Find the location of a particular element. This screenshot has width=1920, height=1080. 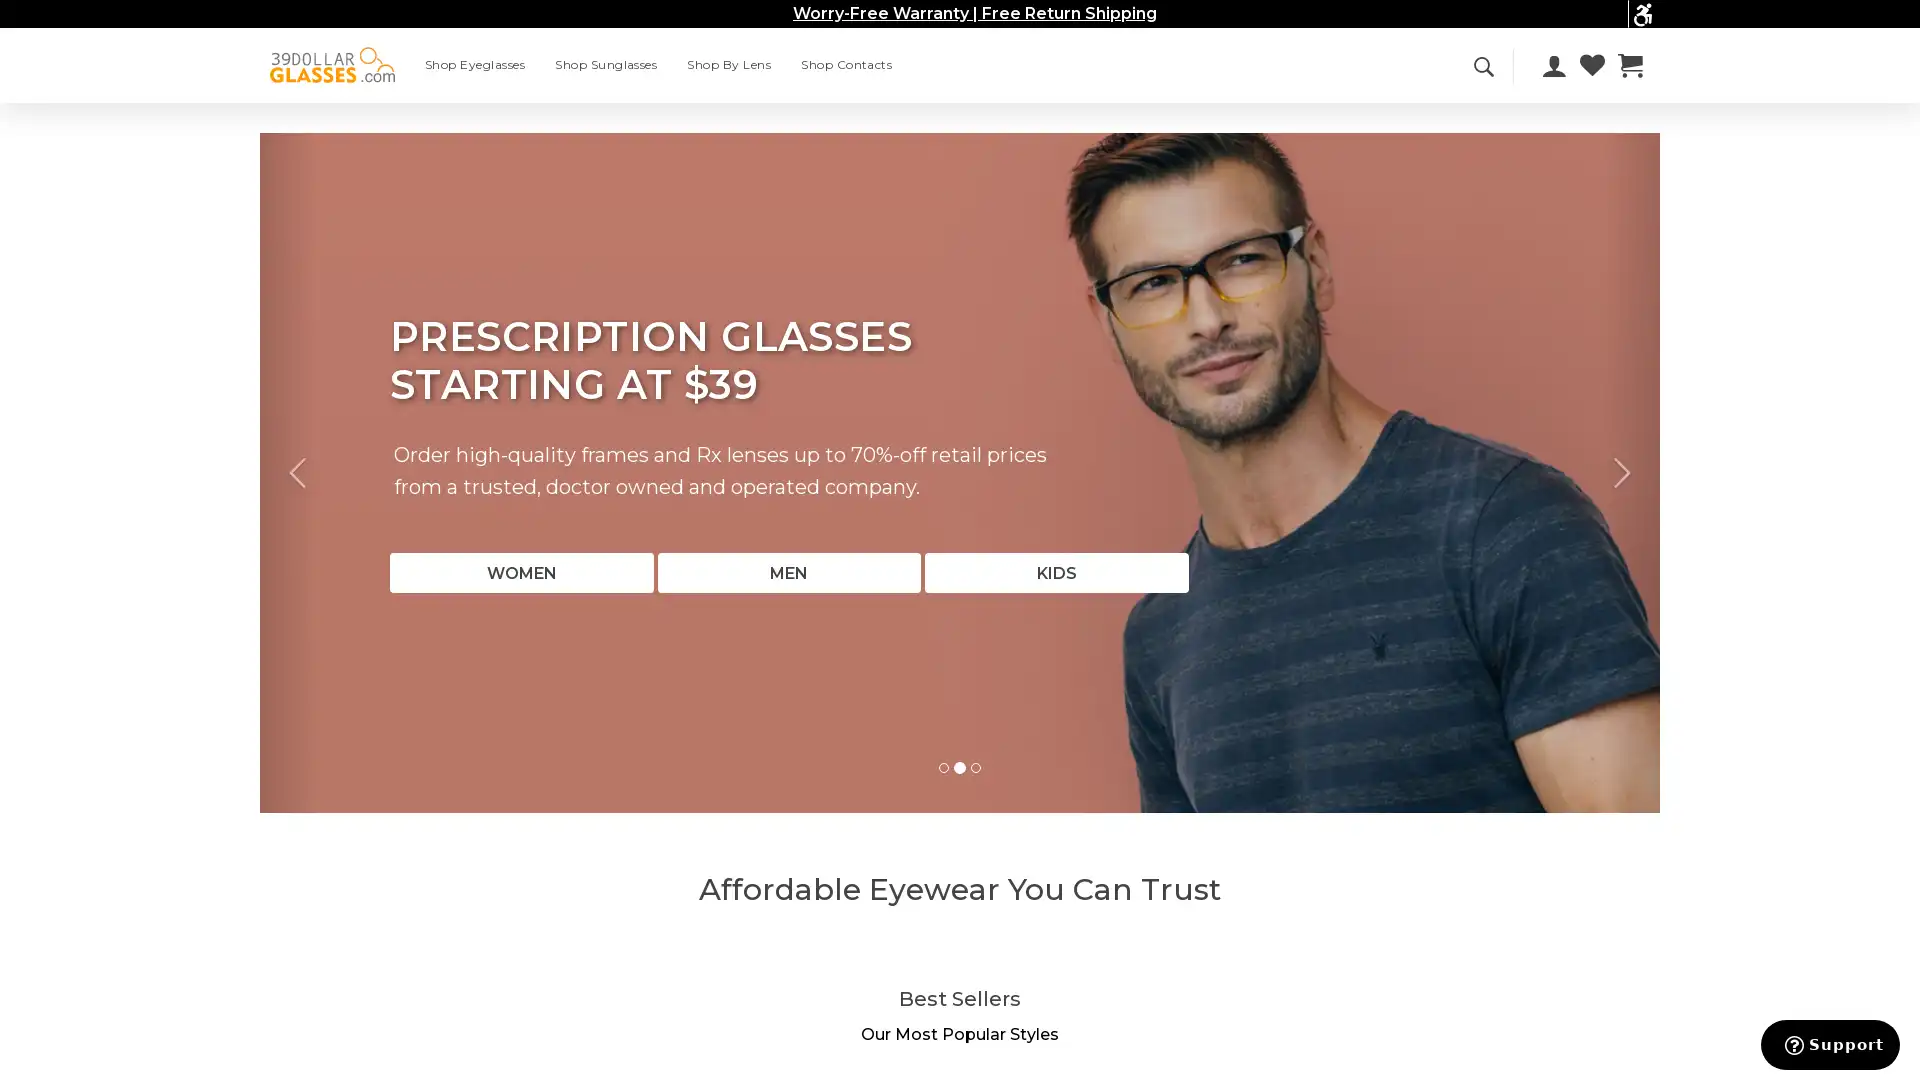

Next is located at coordinates (1632, 473).